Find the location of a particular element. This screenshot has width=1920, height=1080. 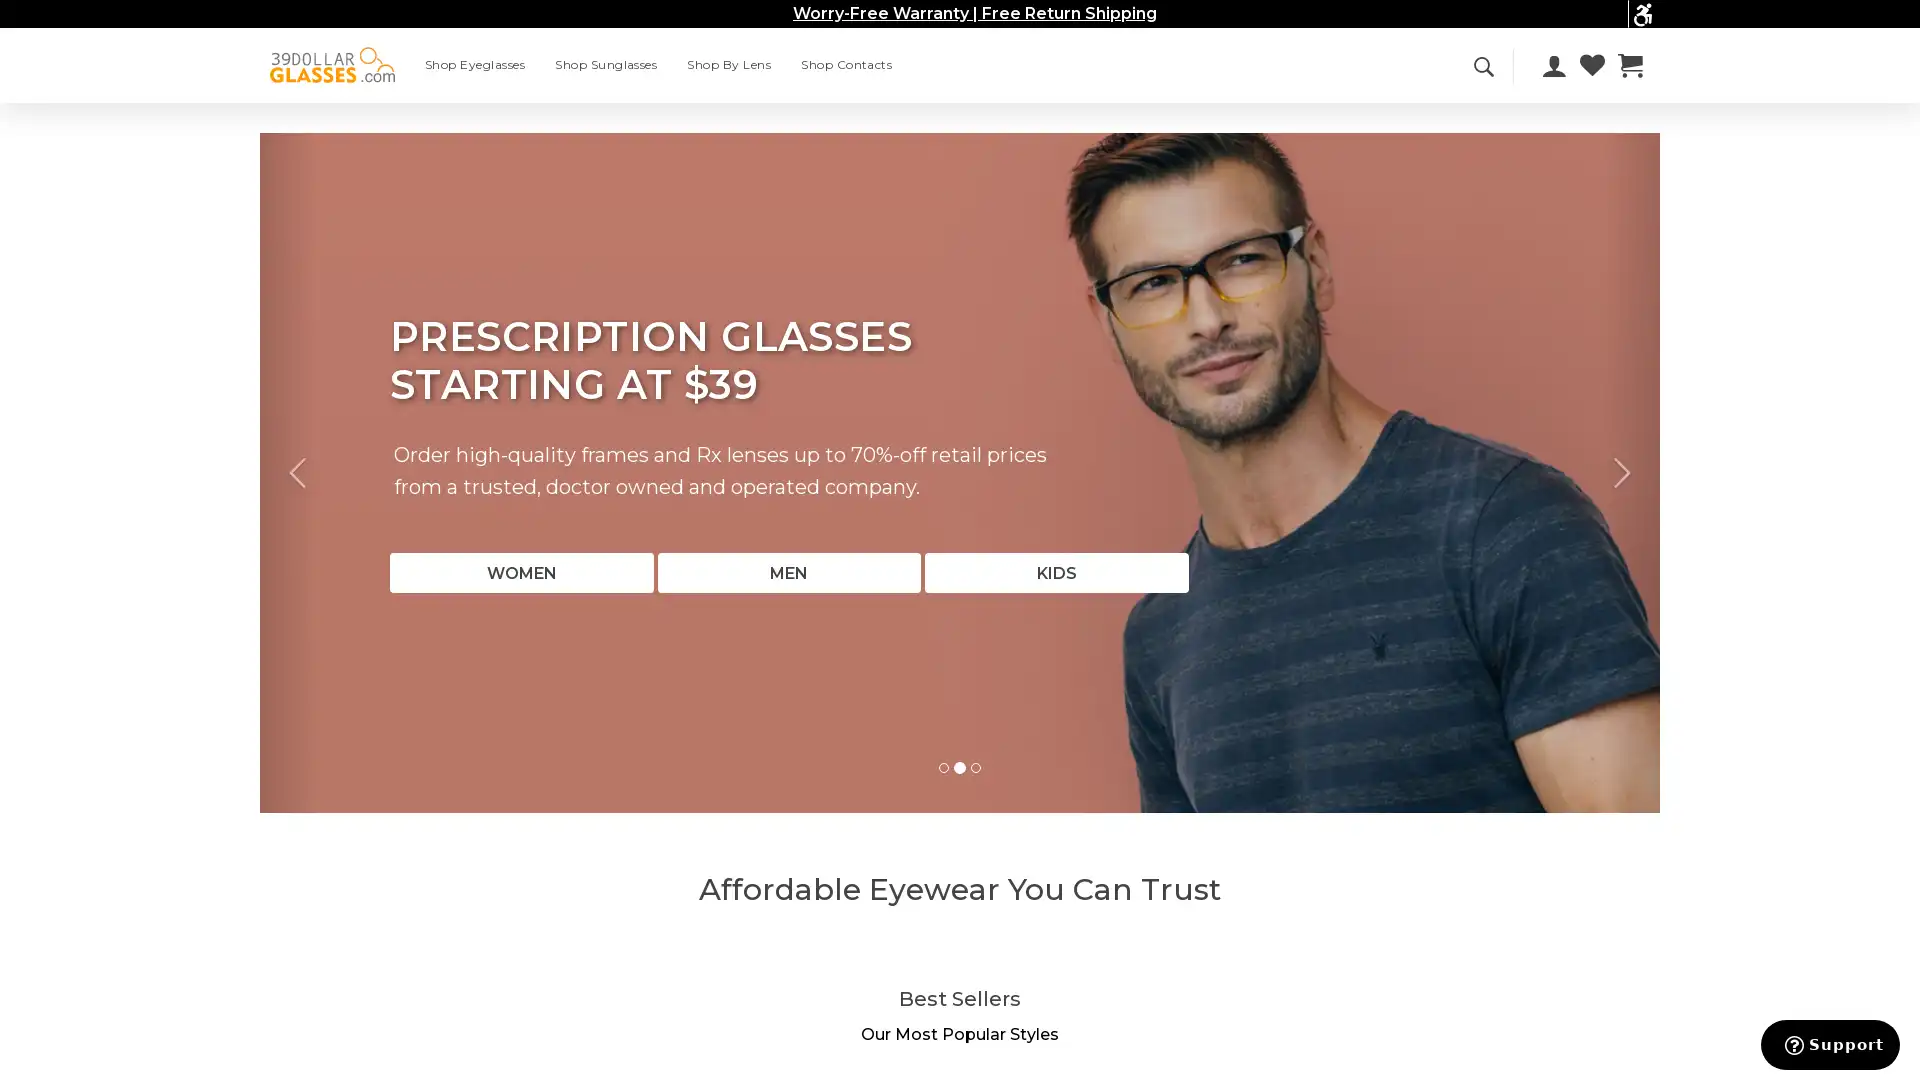

Next is located at coordinates (1632, 473).